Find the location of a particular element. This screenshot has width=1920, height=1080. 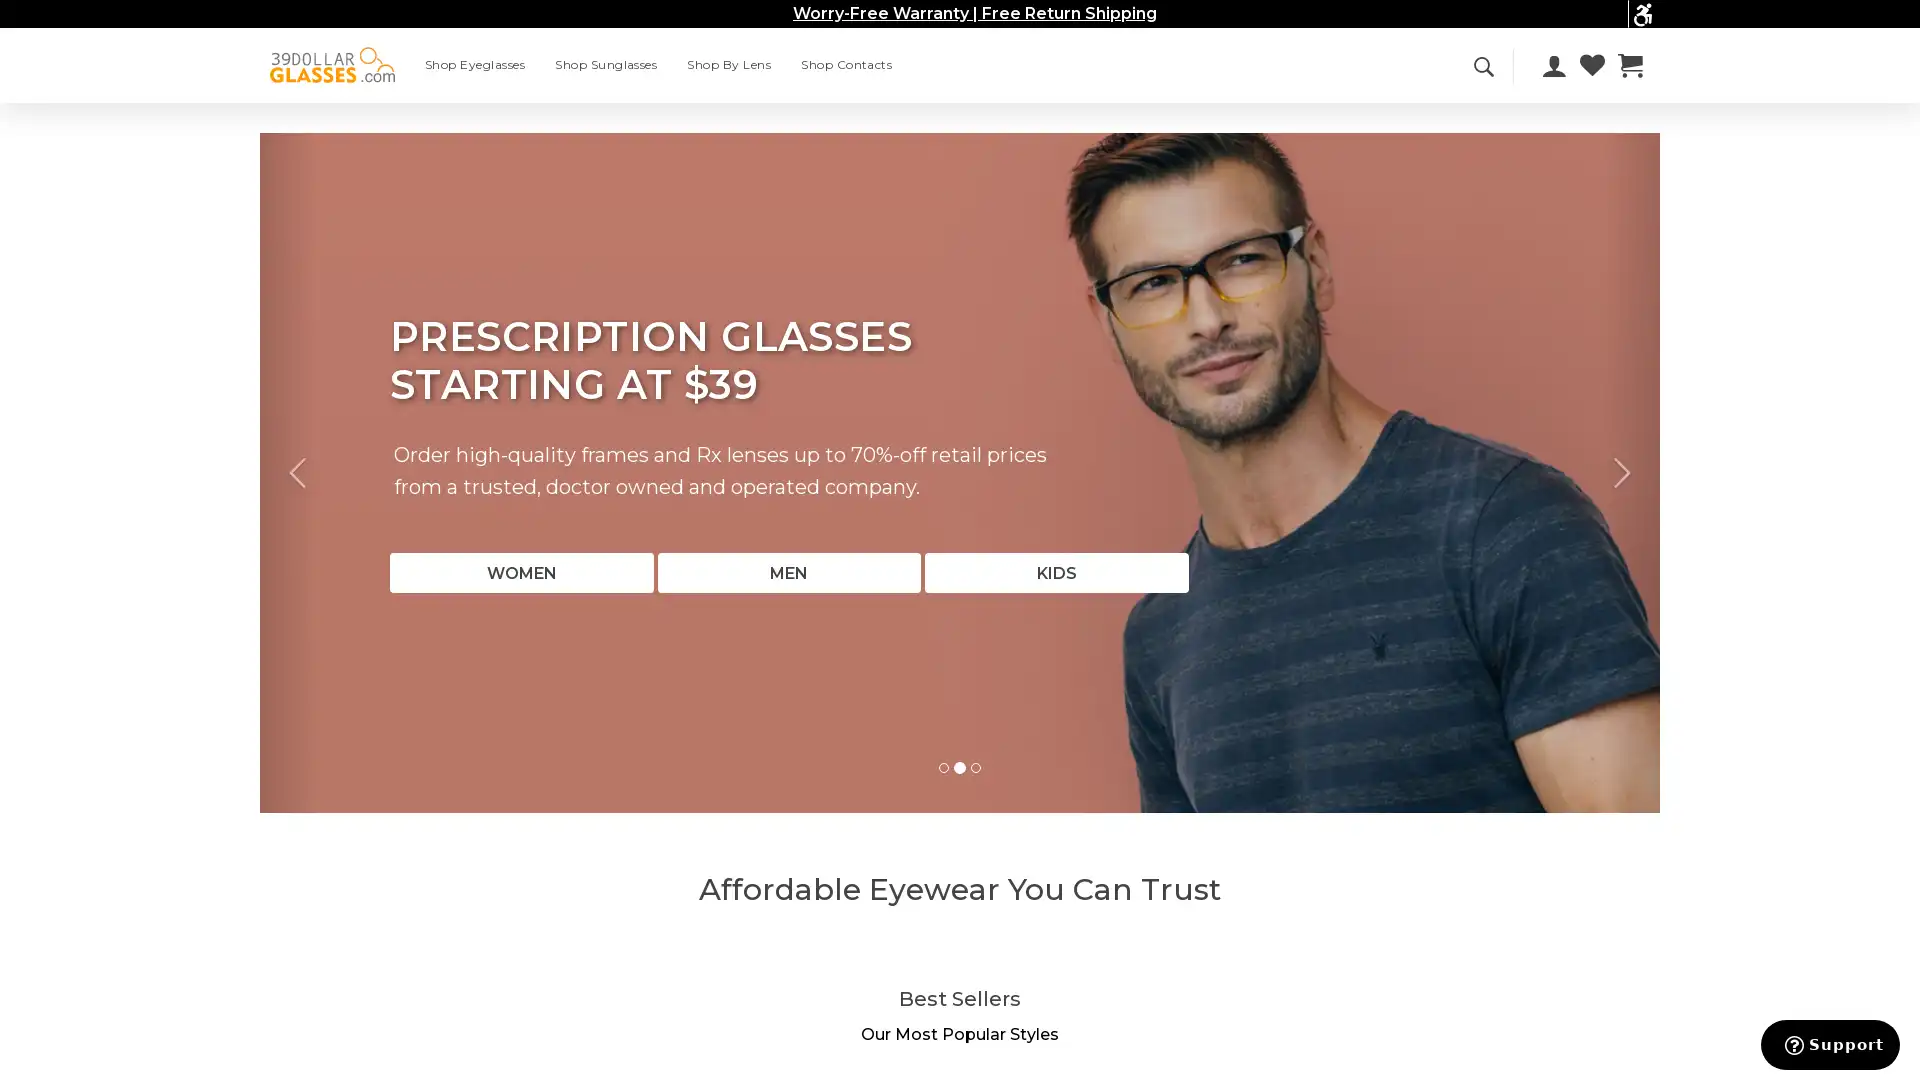

Next is located at coordinates (1632, 473).